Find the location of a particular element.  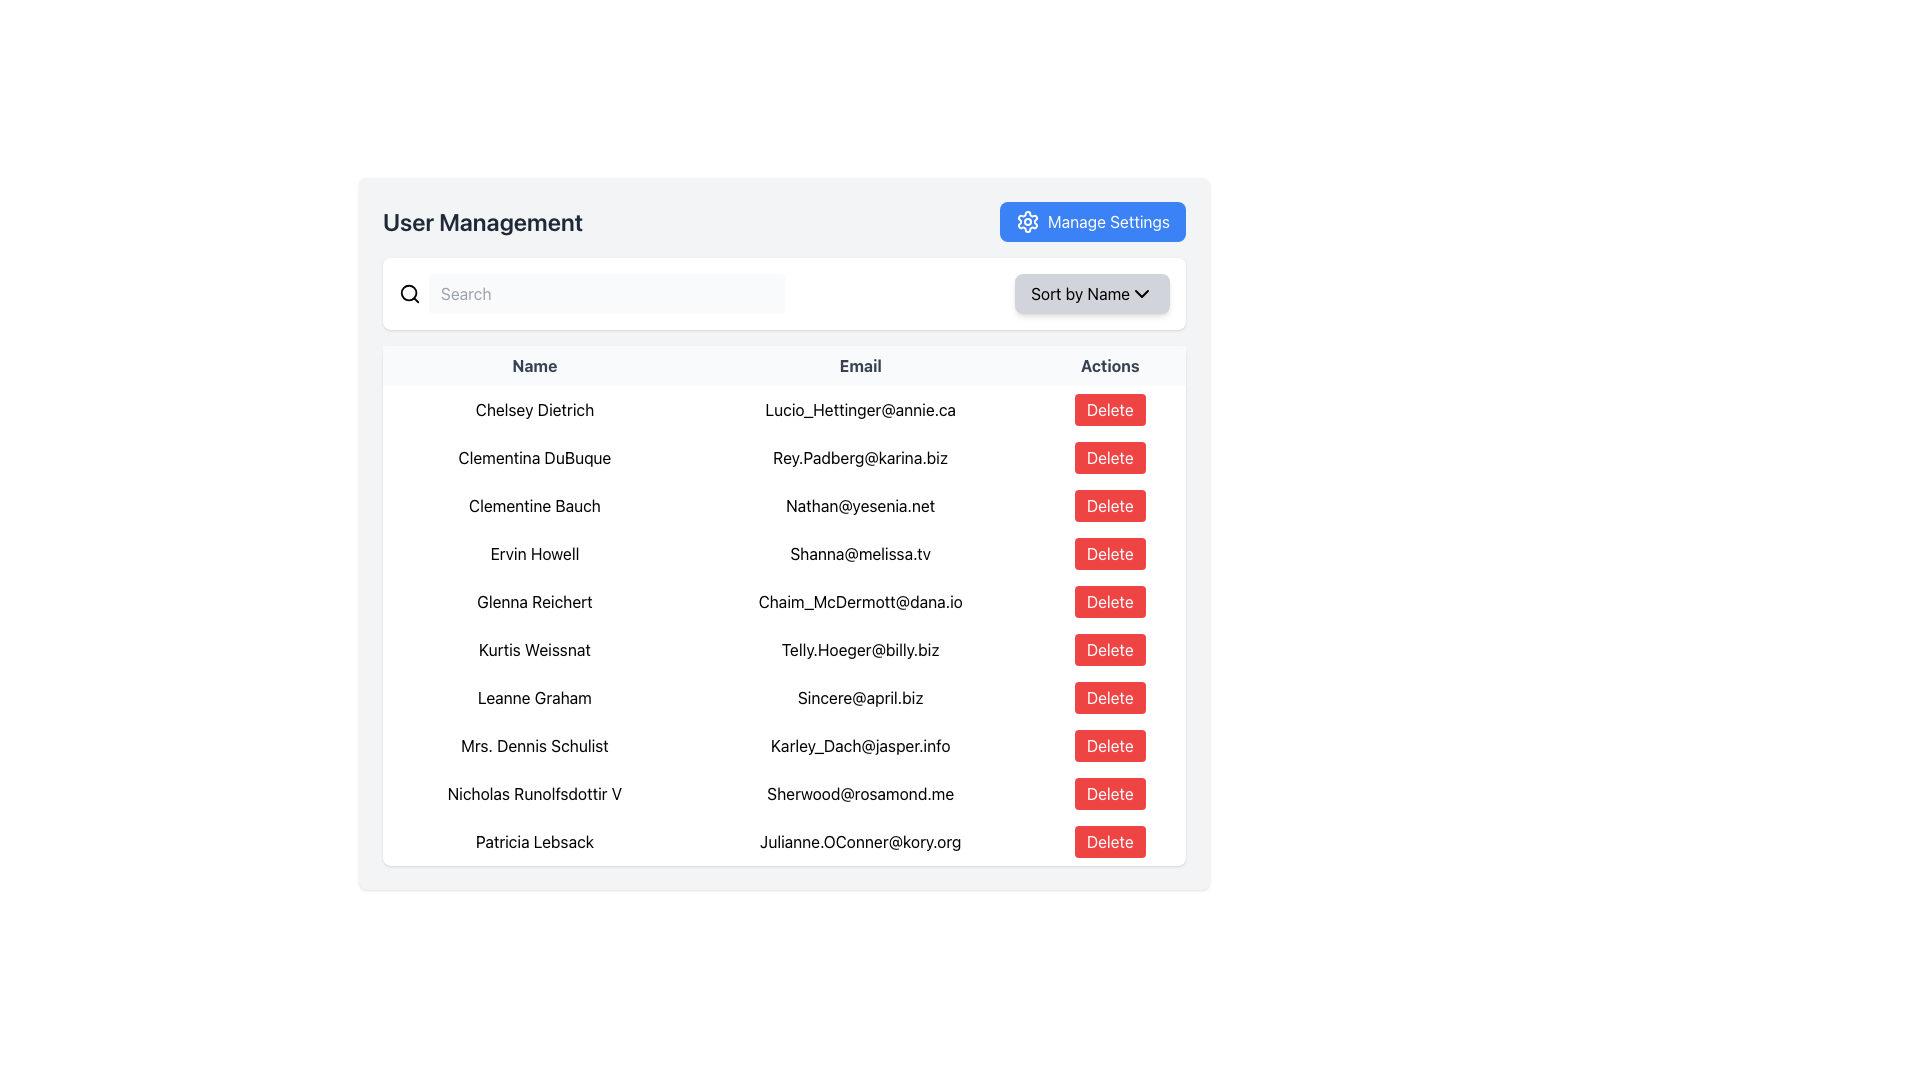

the 'Delete' button with red background and white text in the user management table for user 'Lucio_Hettinger@annie.ca' is located at coordinates (1109, 408).